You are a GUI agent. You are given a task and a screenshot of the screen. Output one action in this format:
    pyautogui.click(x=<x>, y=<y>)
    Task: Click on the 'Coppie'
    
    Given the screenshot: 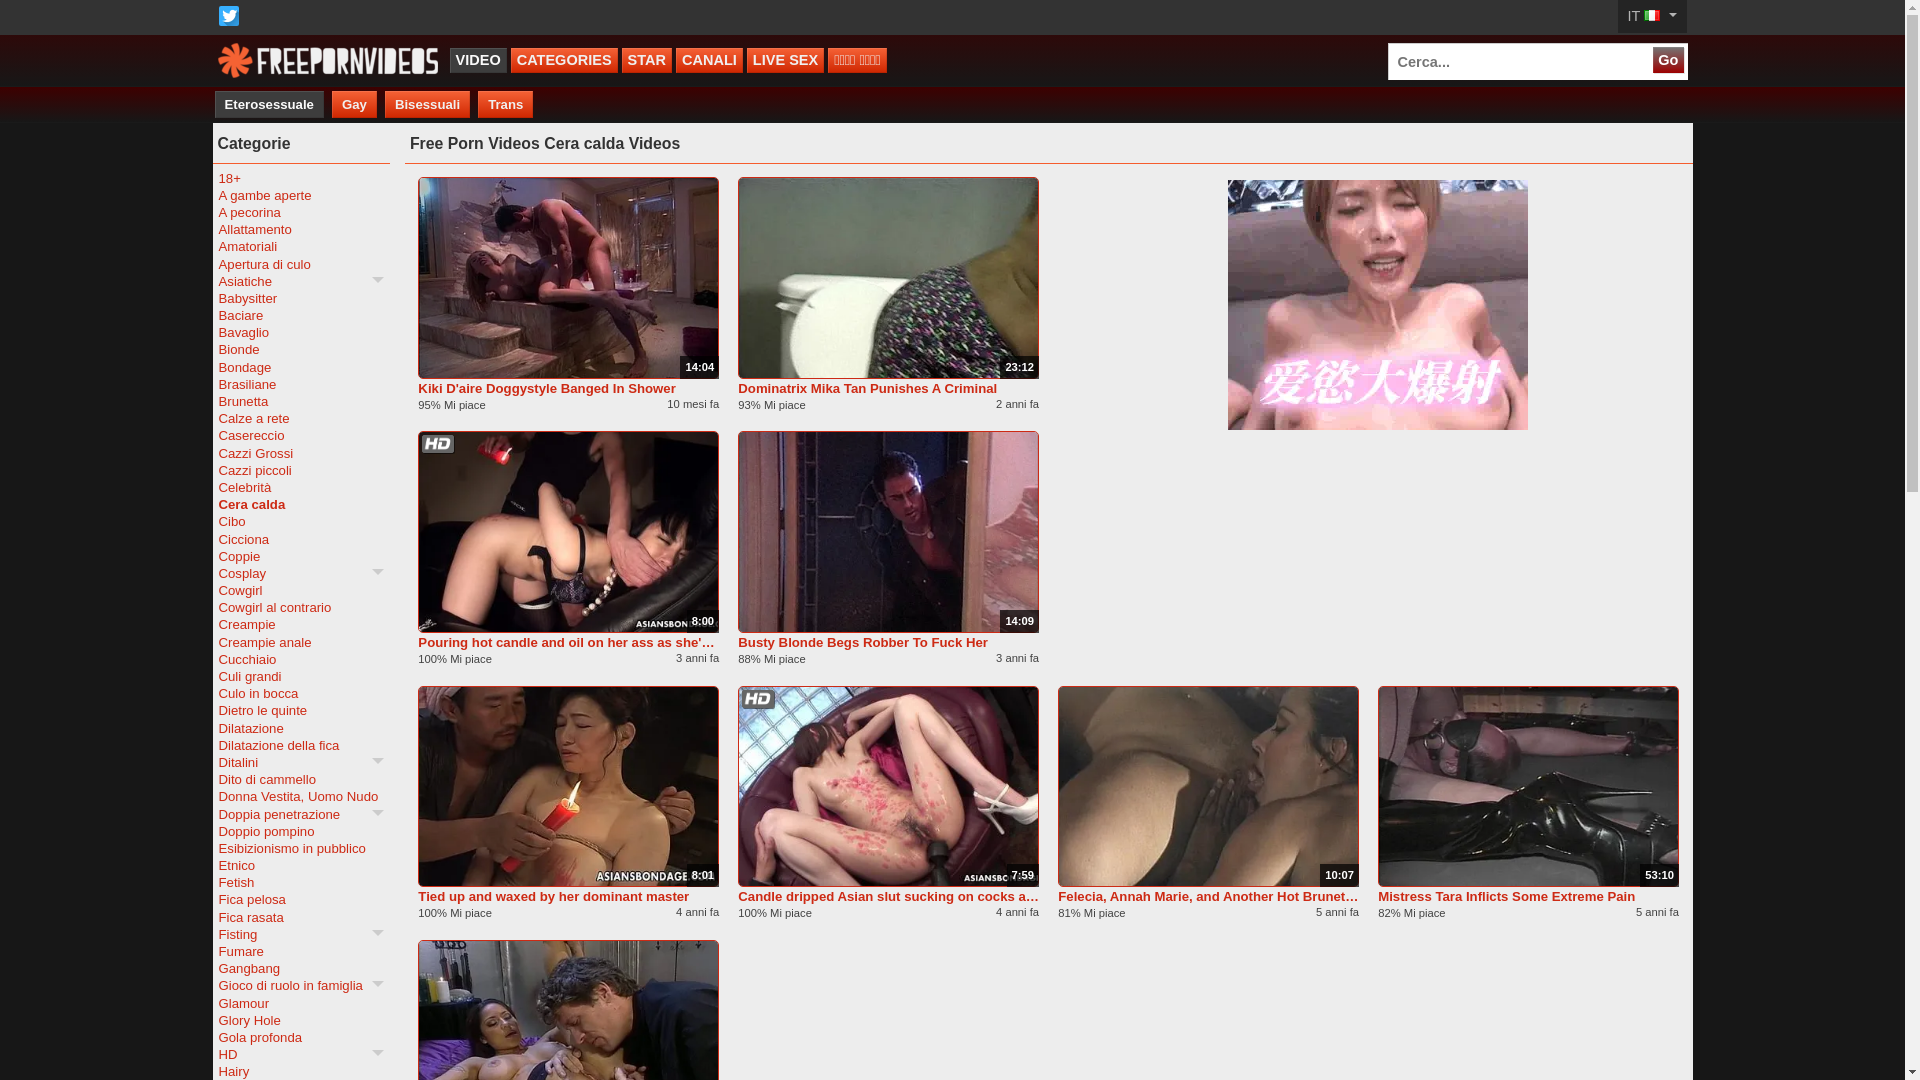 What is the action you would take?
    pyautogui.click(x=300, y=556)
    